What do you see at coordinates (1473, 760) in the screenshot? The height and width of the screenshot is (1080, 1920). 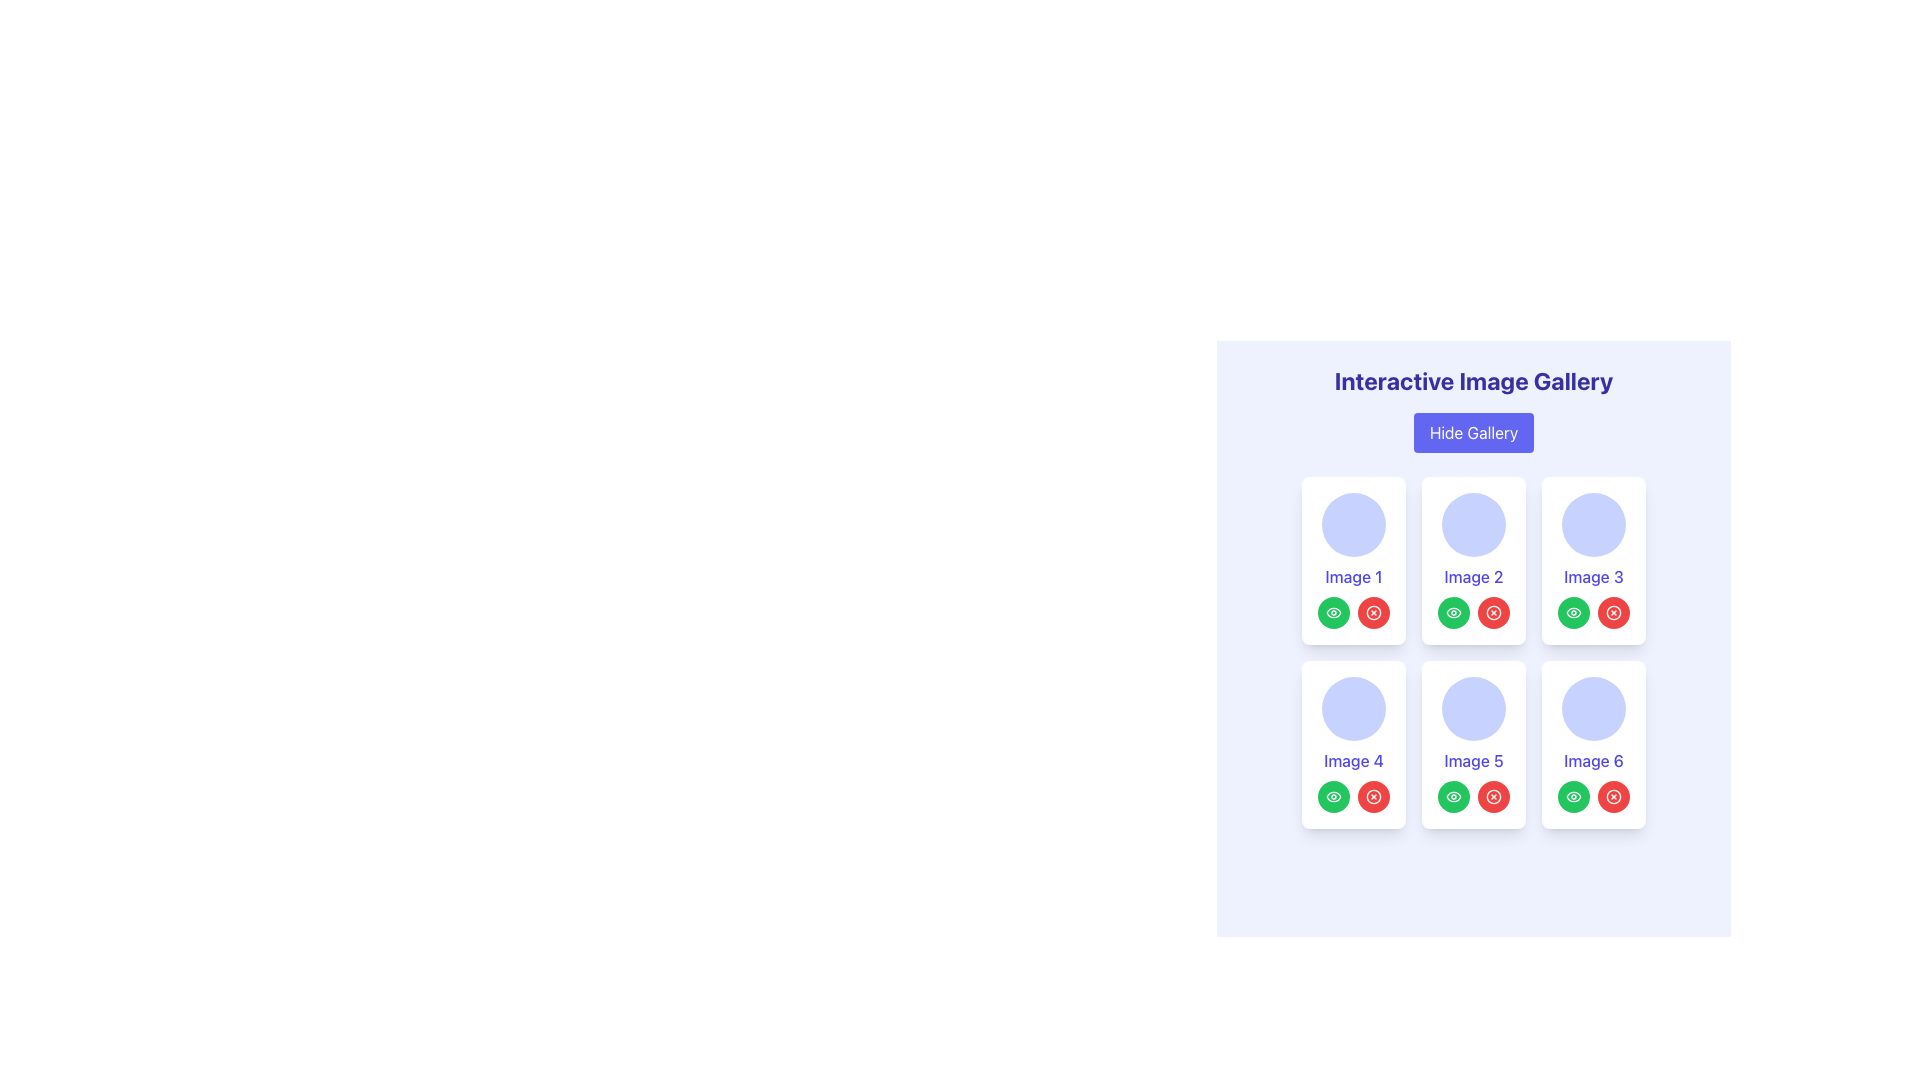 I see `the text element that designates 'Image 5', located at the bottom-middle section of the second card in the gallery grid layout` at bounding box center [1473, 760].